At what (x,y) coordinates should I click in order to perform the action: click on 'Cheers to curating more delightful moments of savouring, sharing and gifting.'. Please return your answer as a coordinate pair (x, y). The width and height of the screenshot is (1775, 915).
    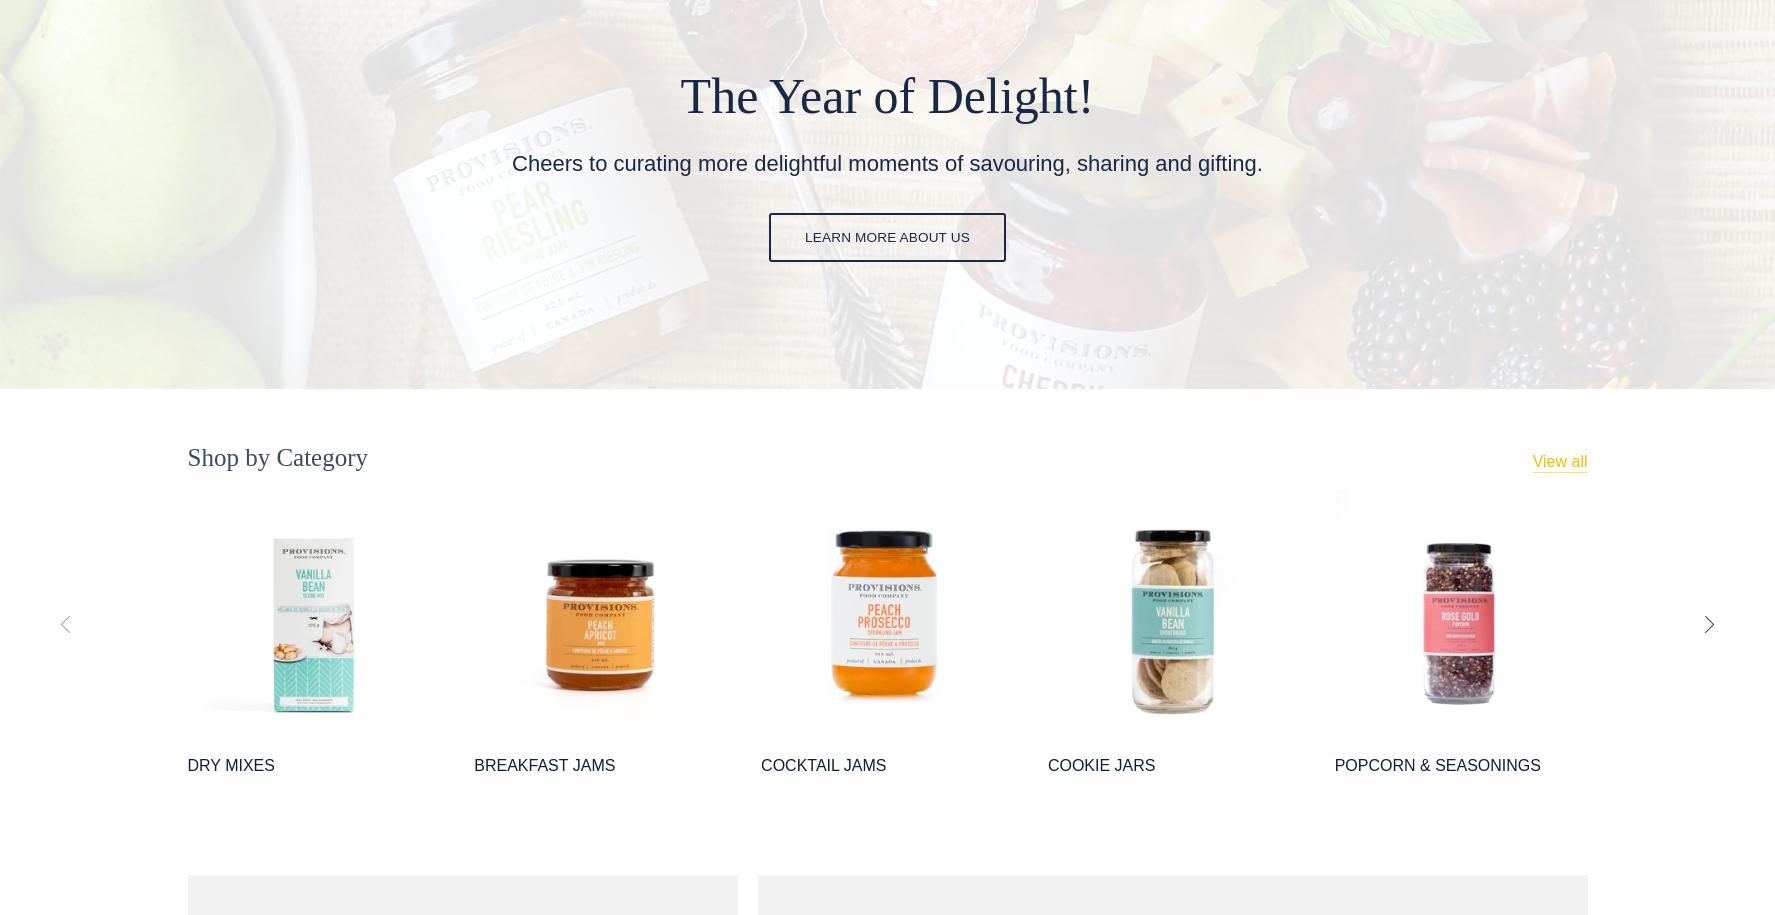
    Looking at the image, I should click on (885, 161).